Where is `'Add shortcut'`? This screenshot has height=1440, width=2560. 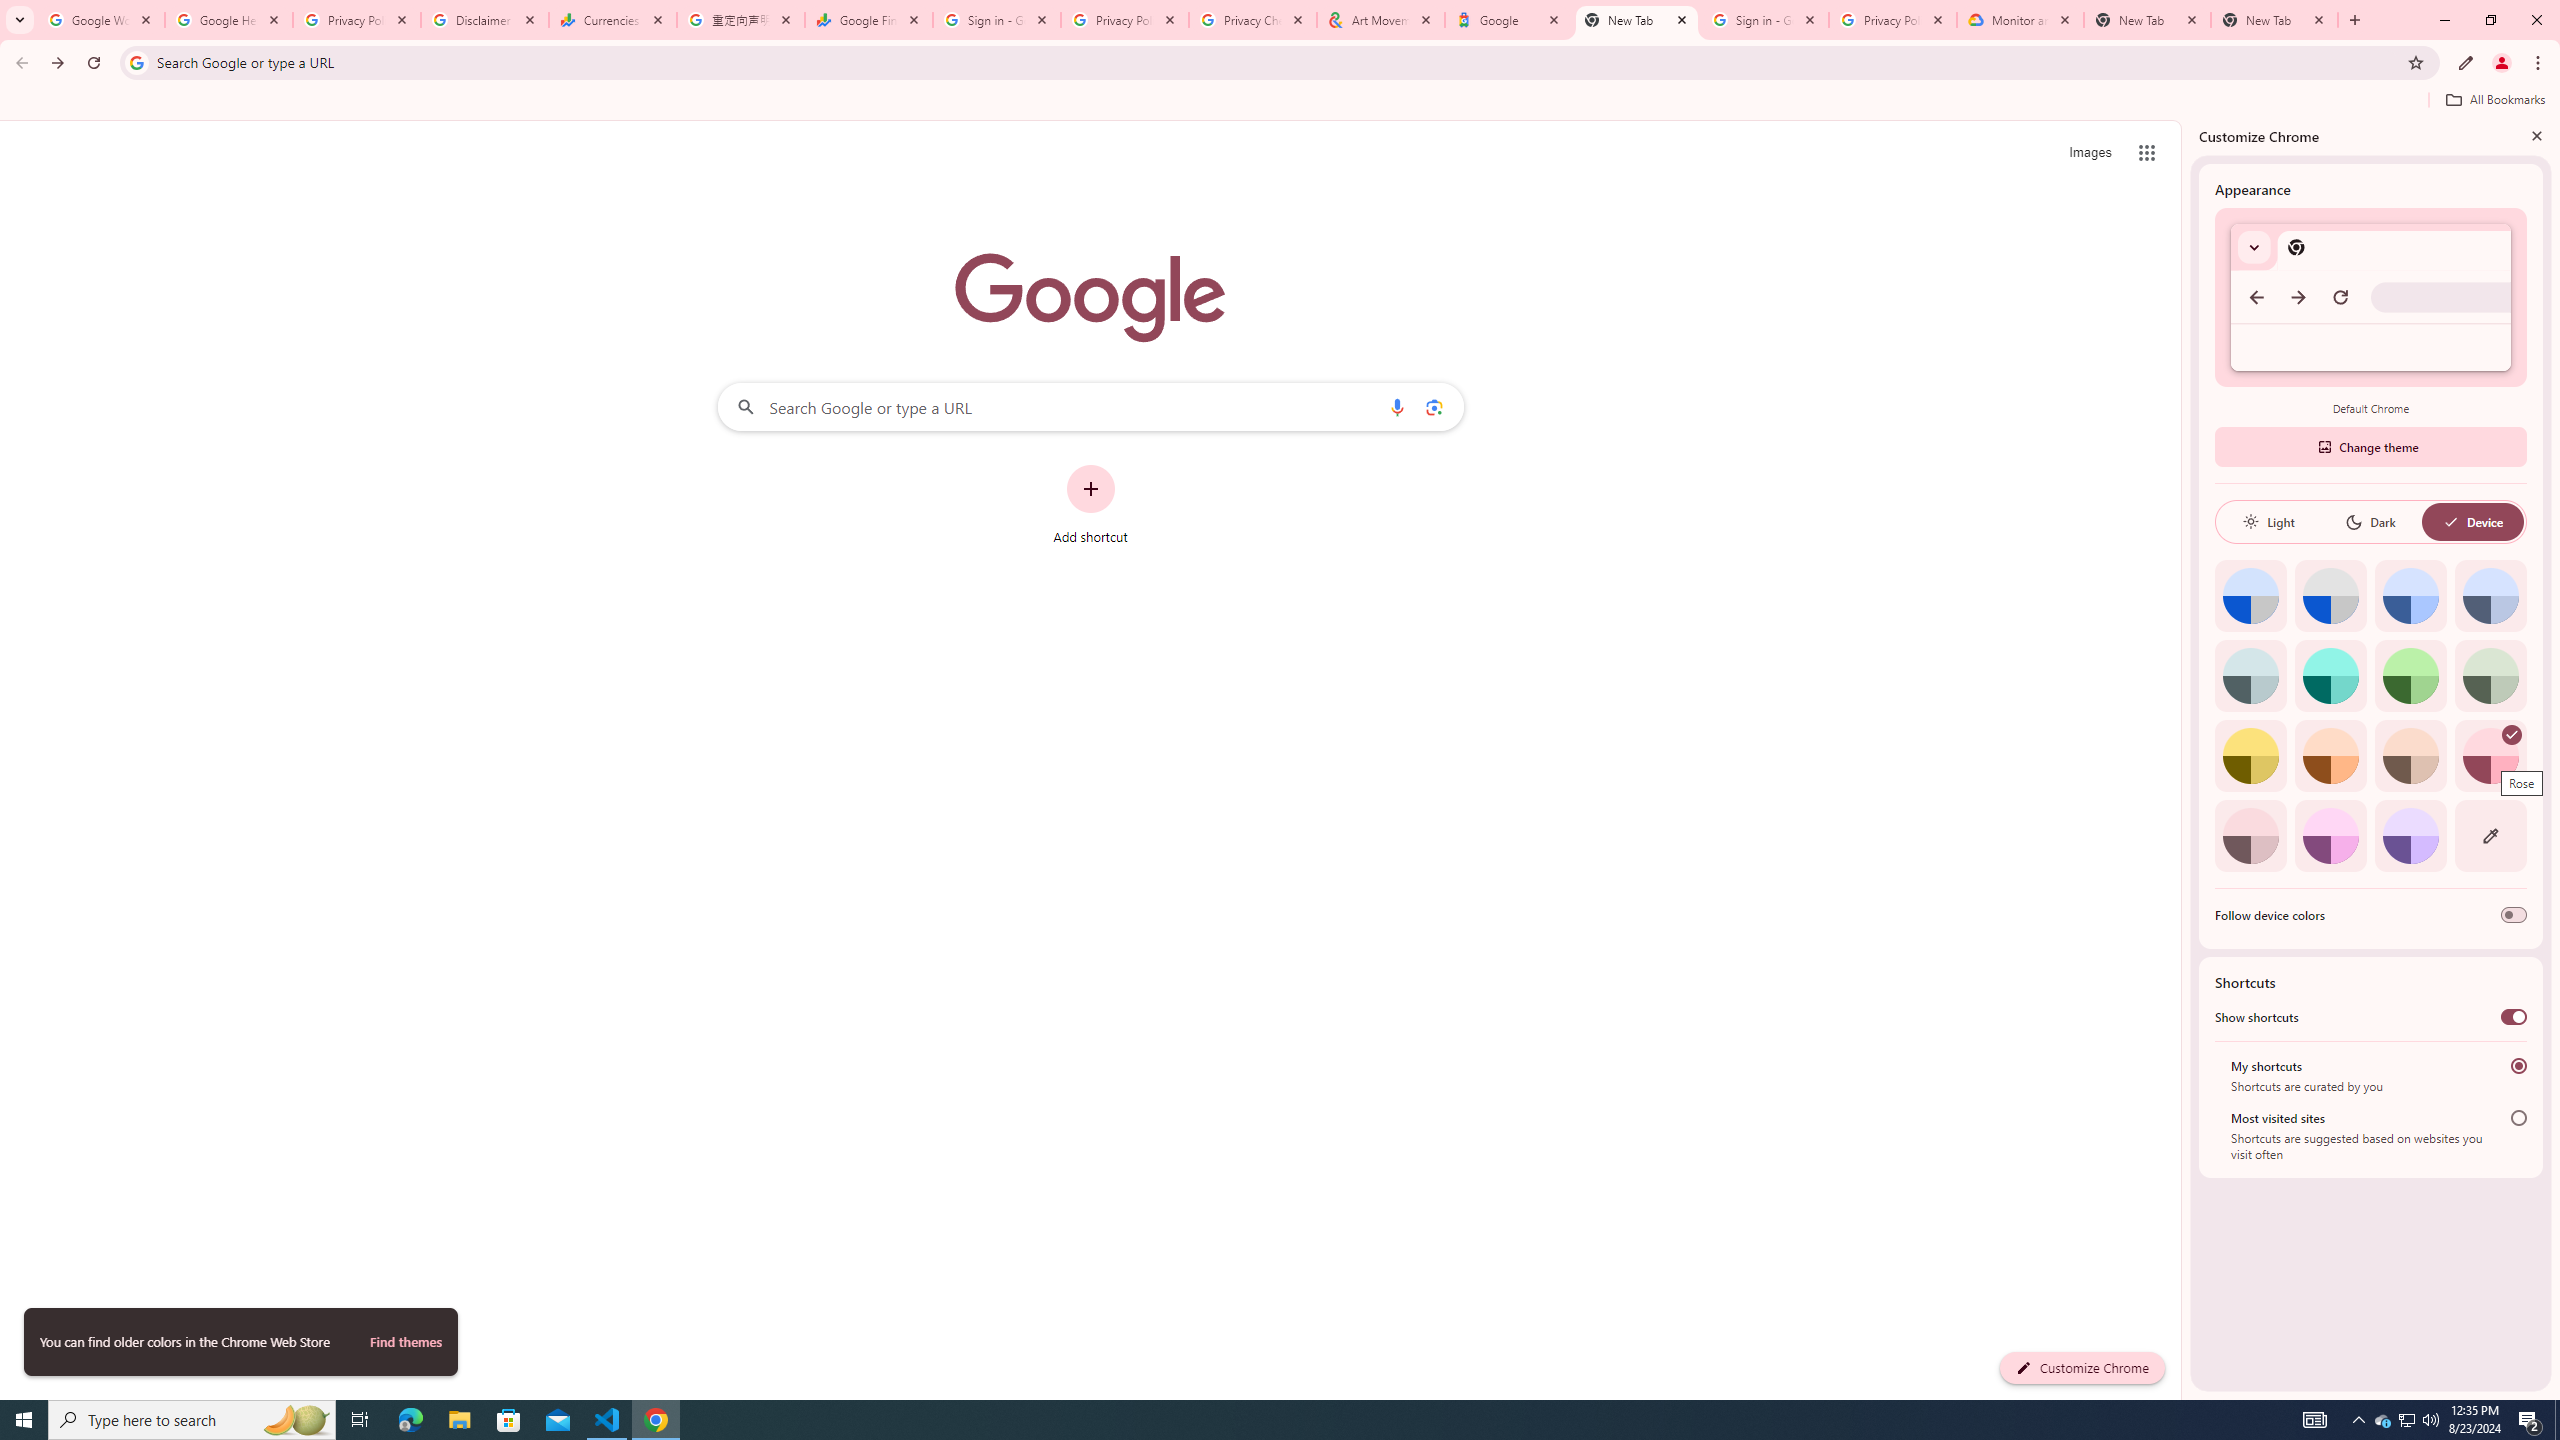
'Add shortcut' is located at coordinates (1089, 505).